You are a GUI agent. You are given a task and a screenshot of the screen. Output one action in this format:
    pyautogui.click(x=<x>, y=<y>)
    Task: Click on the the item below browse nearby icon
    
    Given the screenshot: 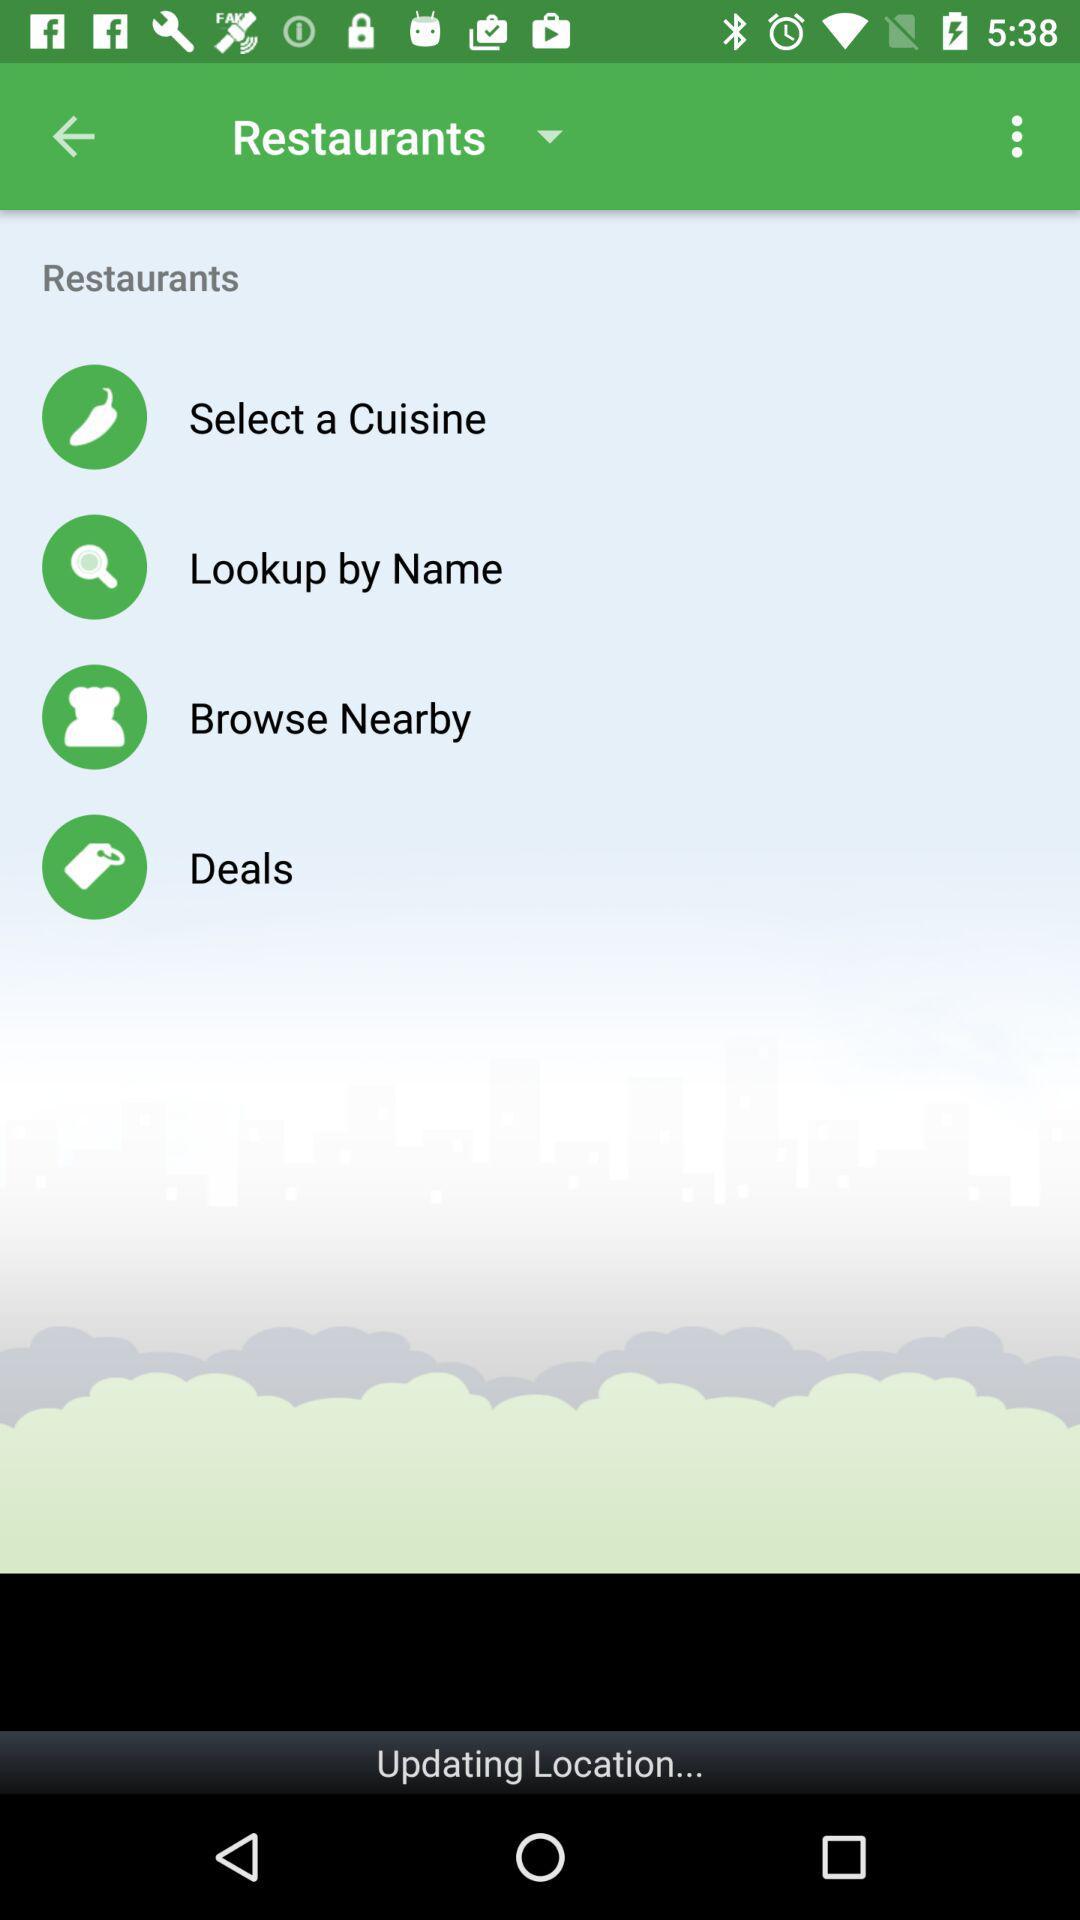 What is the action you would take?
    pyautogui.click(x=240, y=867)
    